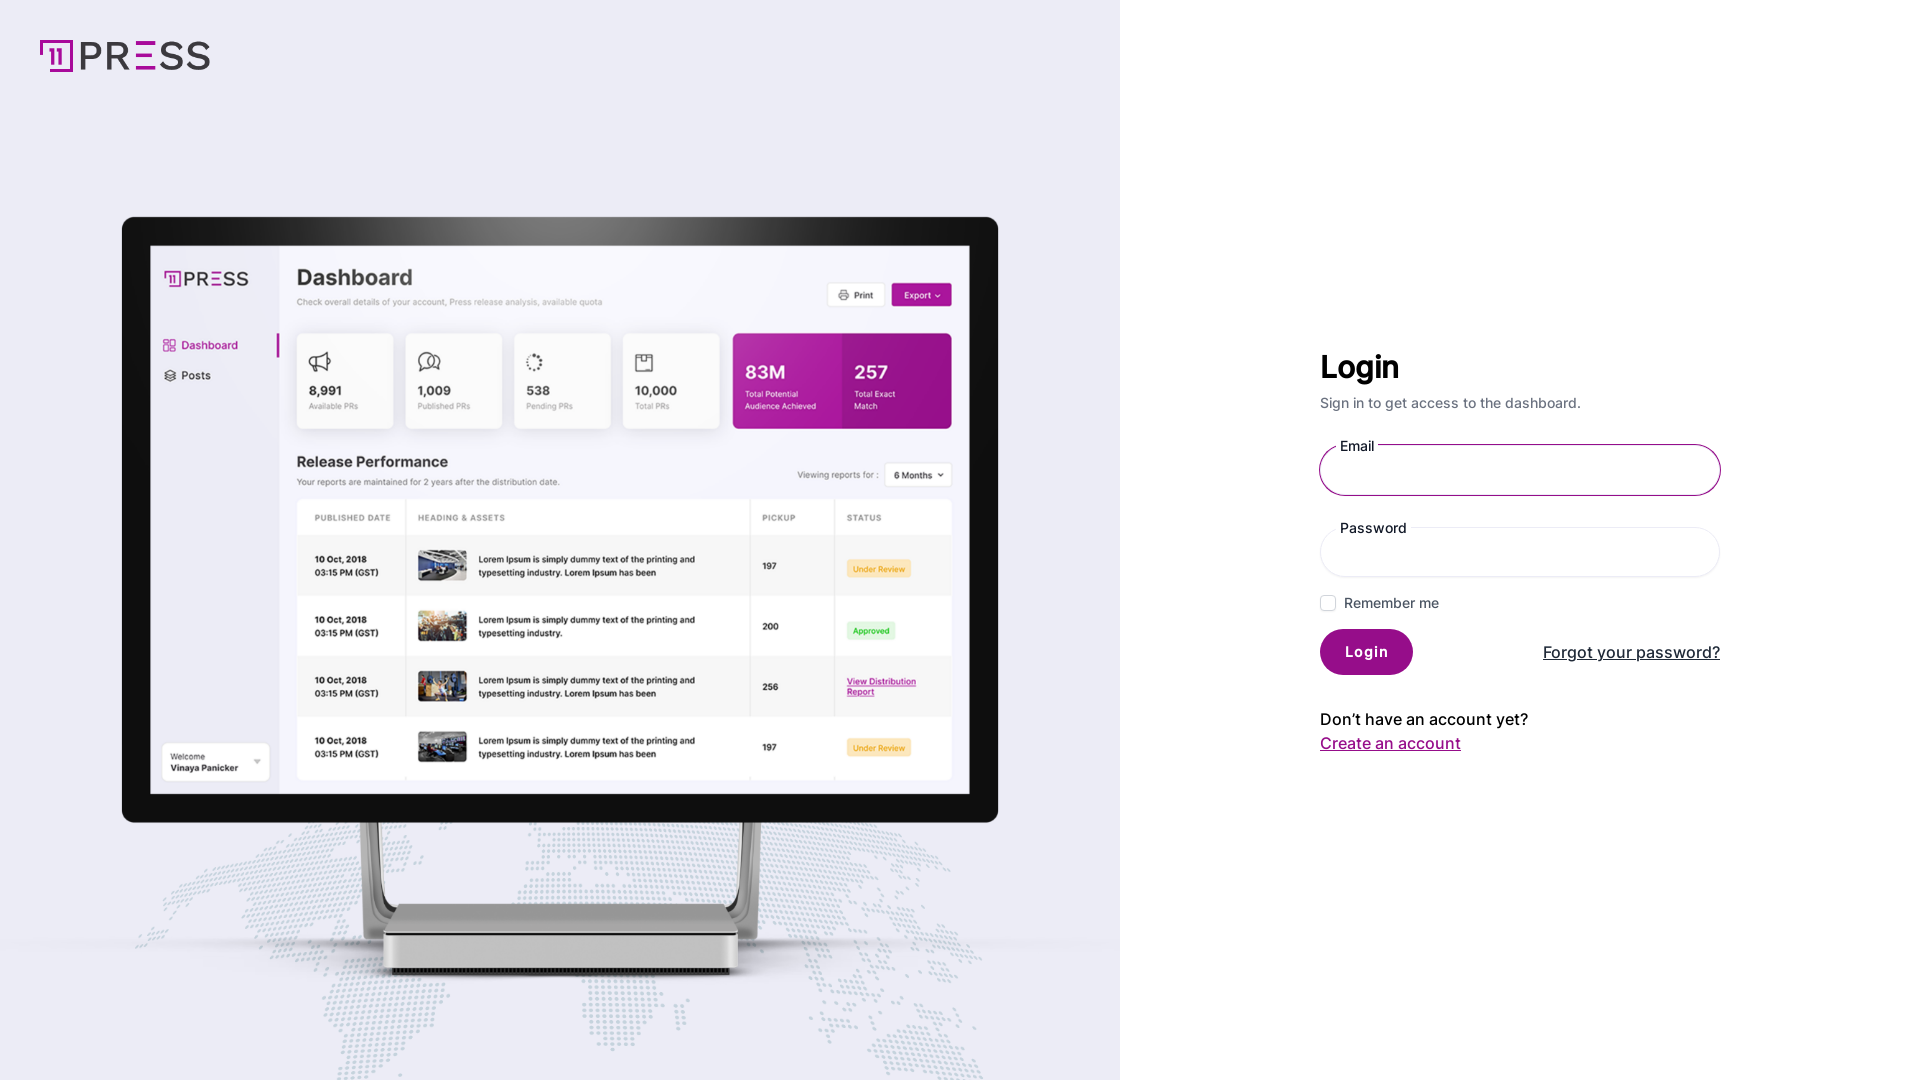  What do you see at coordinates (1320, 743) in the screenshot?
I see `'Create an account'` at bounding box center [1320, 743].